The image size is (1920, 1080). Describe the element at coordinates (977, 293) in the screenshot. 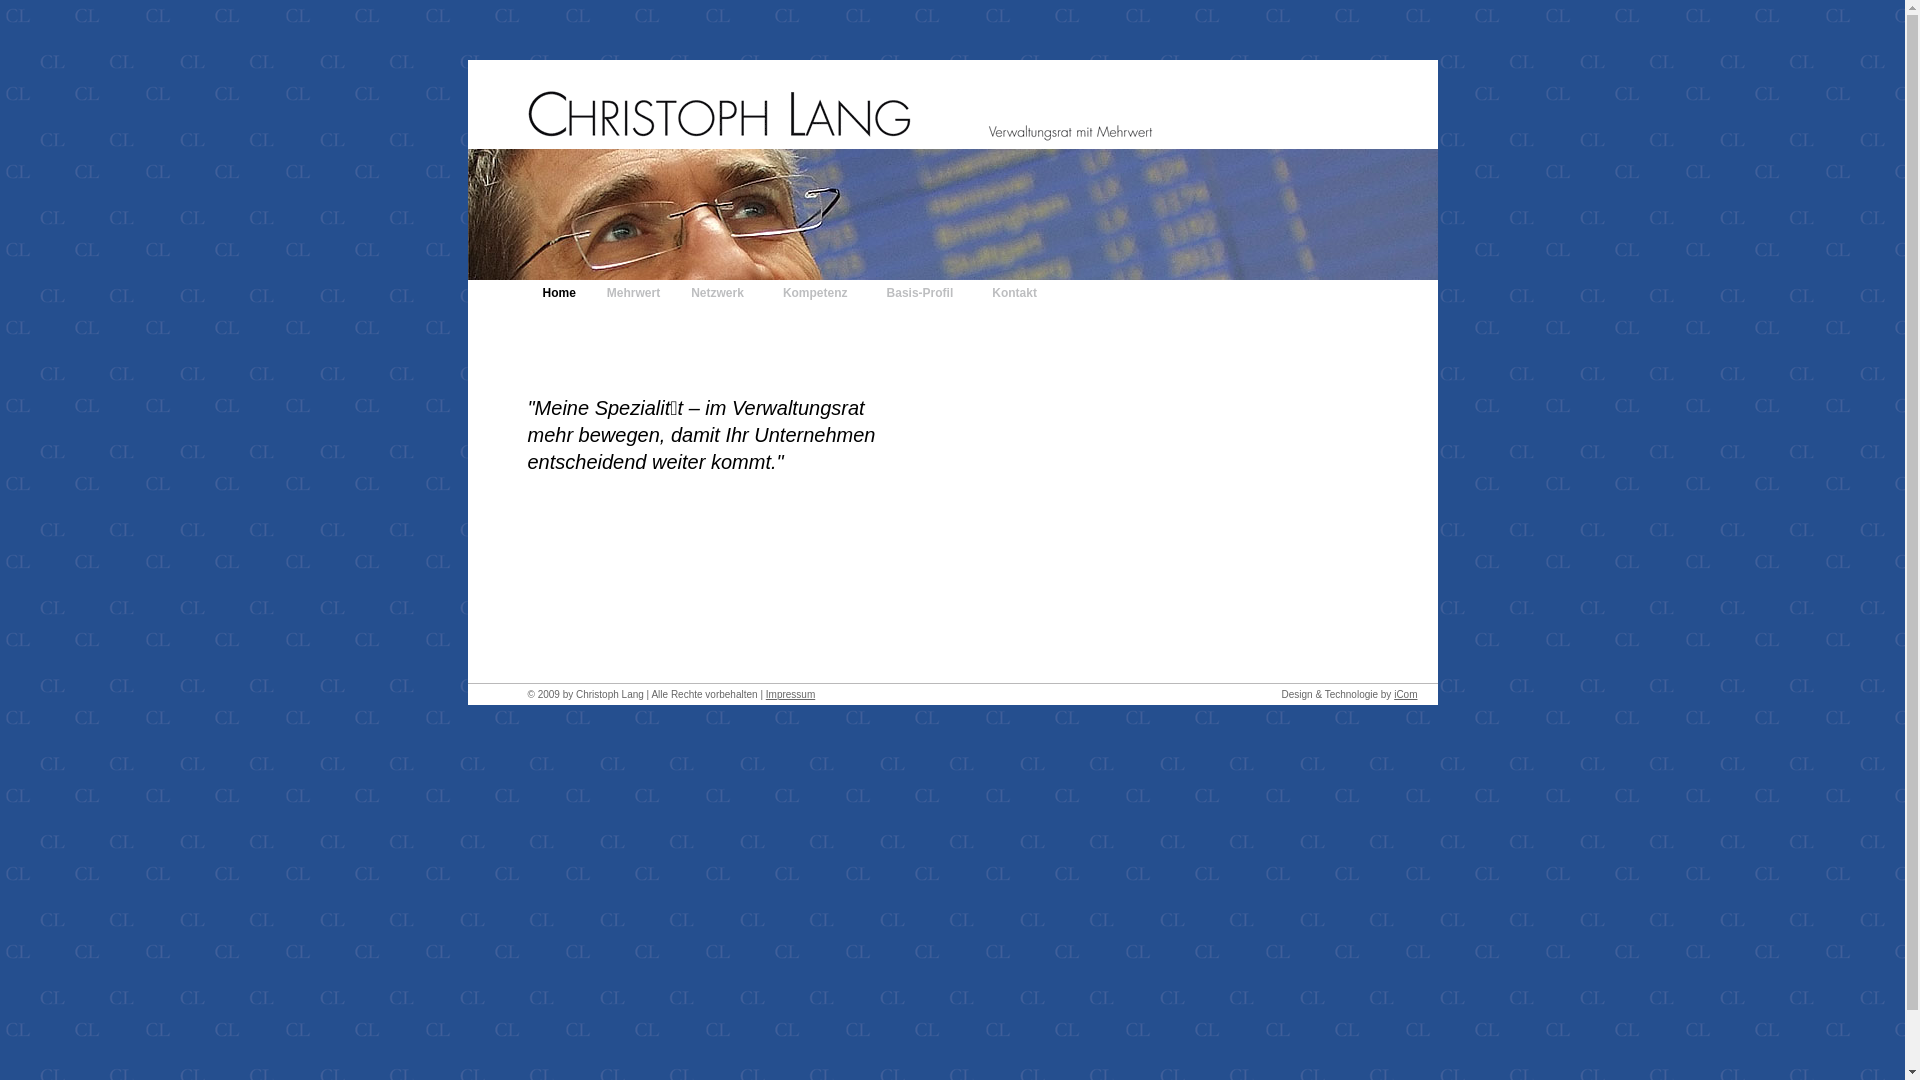

I see `'Kontakt'` at that location.